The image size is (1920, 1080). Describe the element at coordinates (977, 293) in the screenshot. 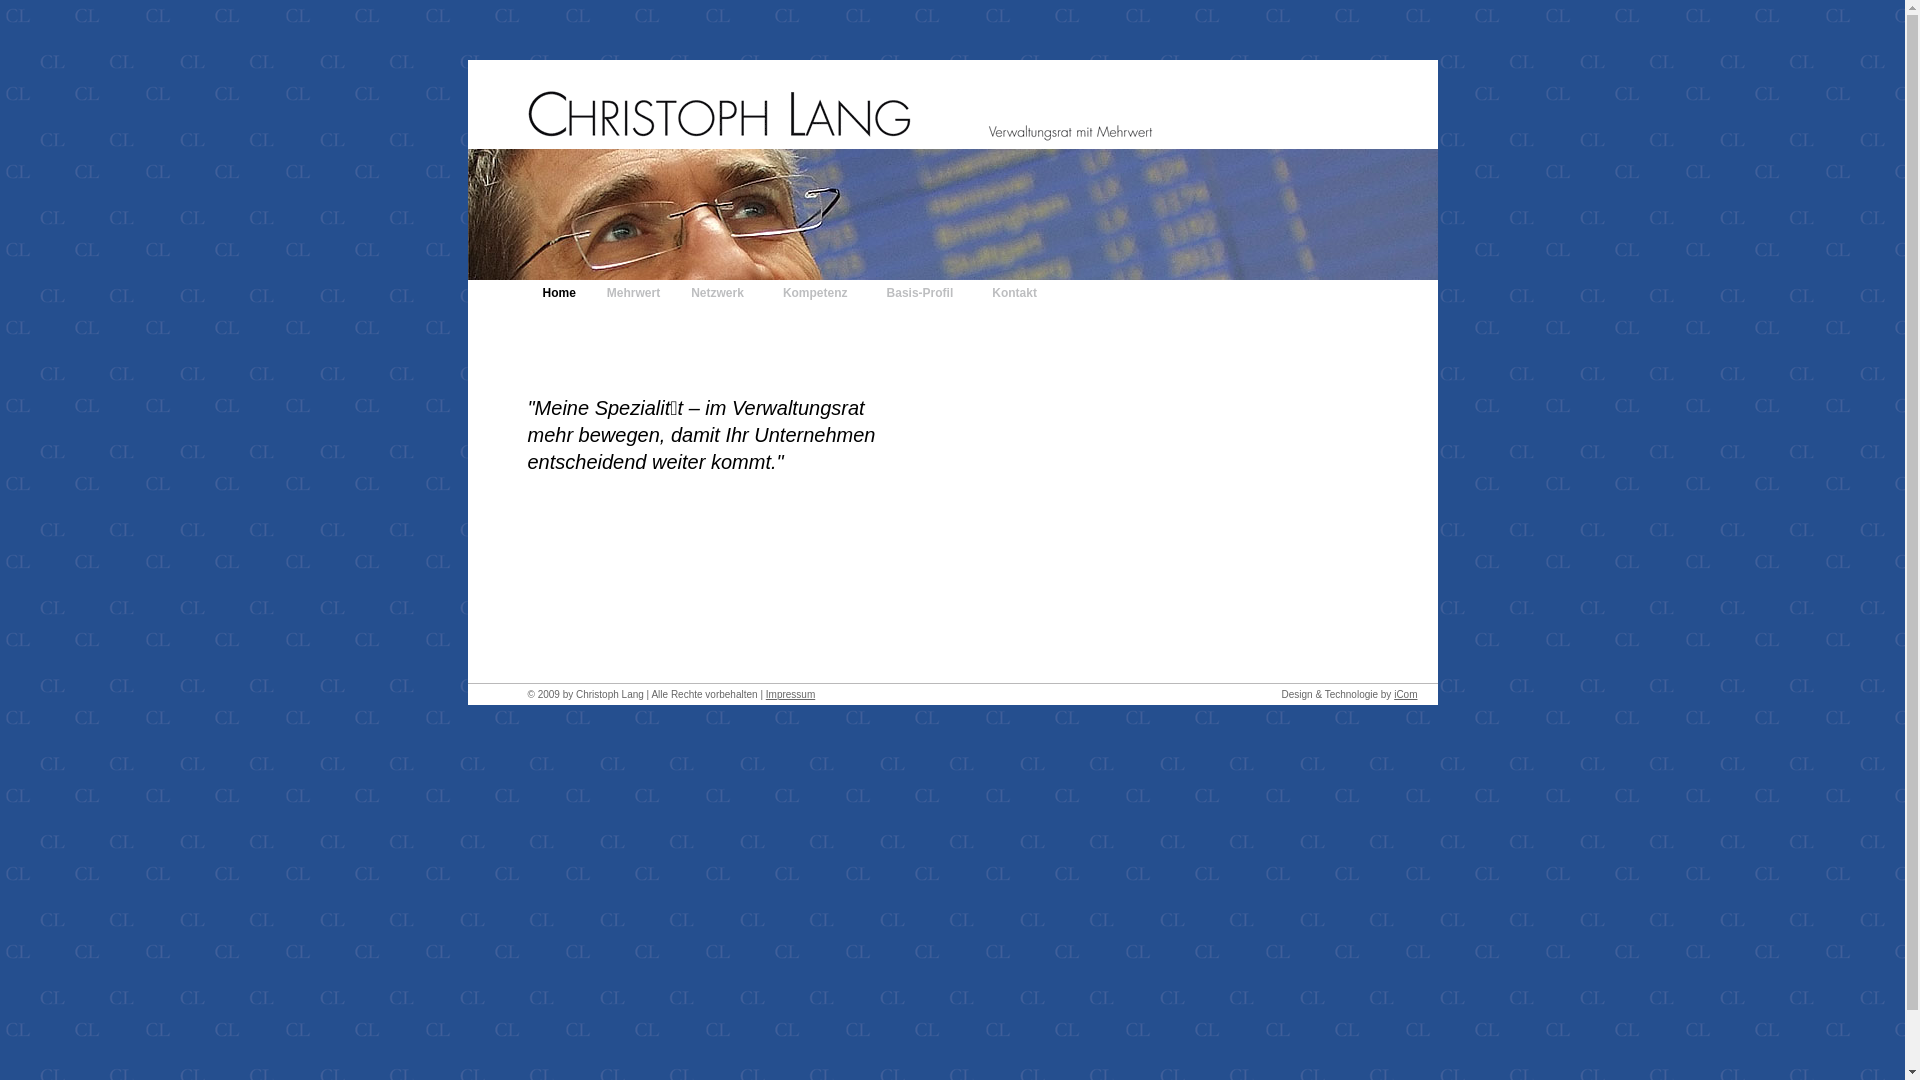

I see `'Kontakt'` at that location.